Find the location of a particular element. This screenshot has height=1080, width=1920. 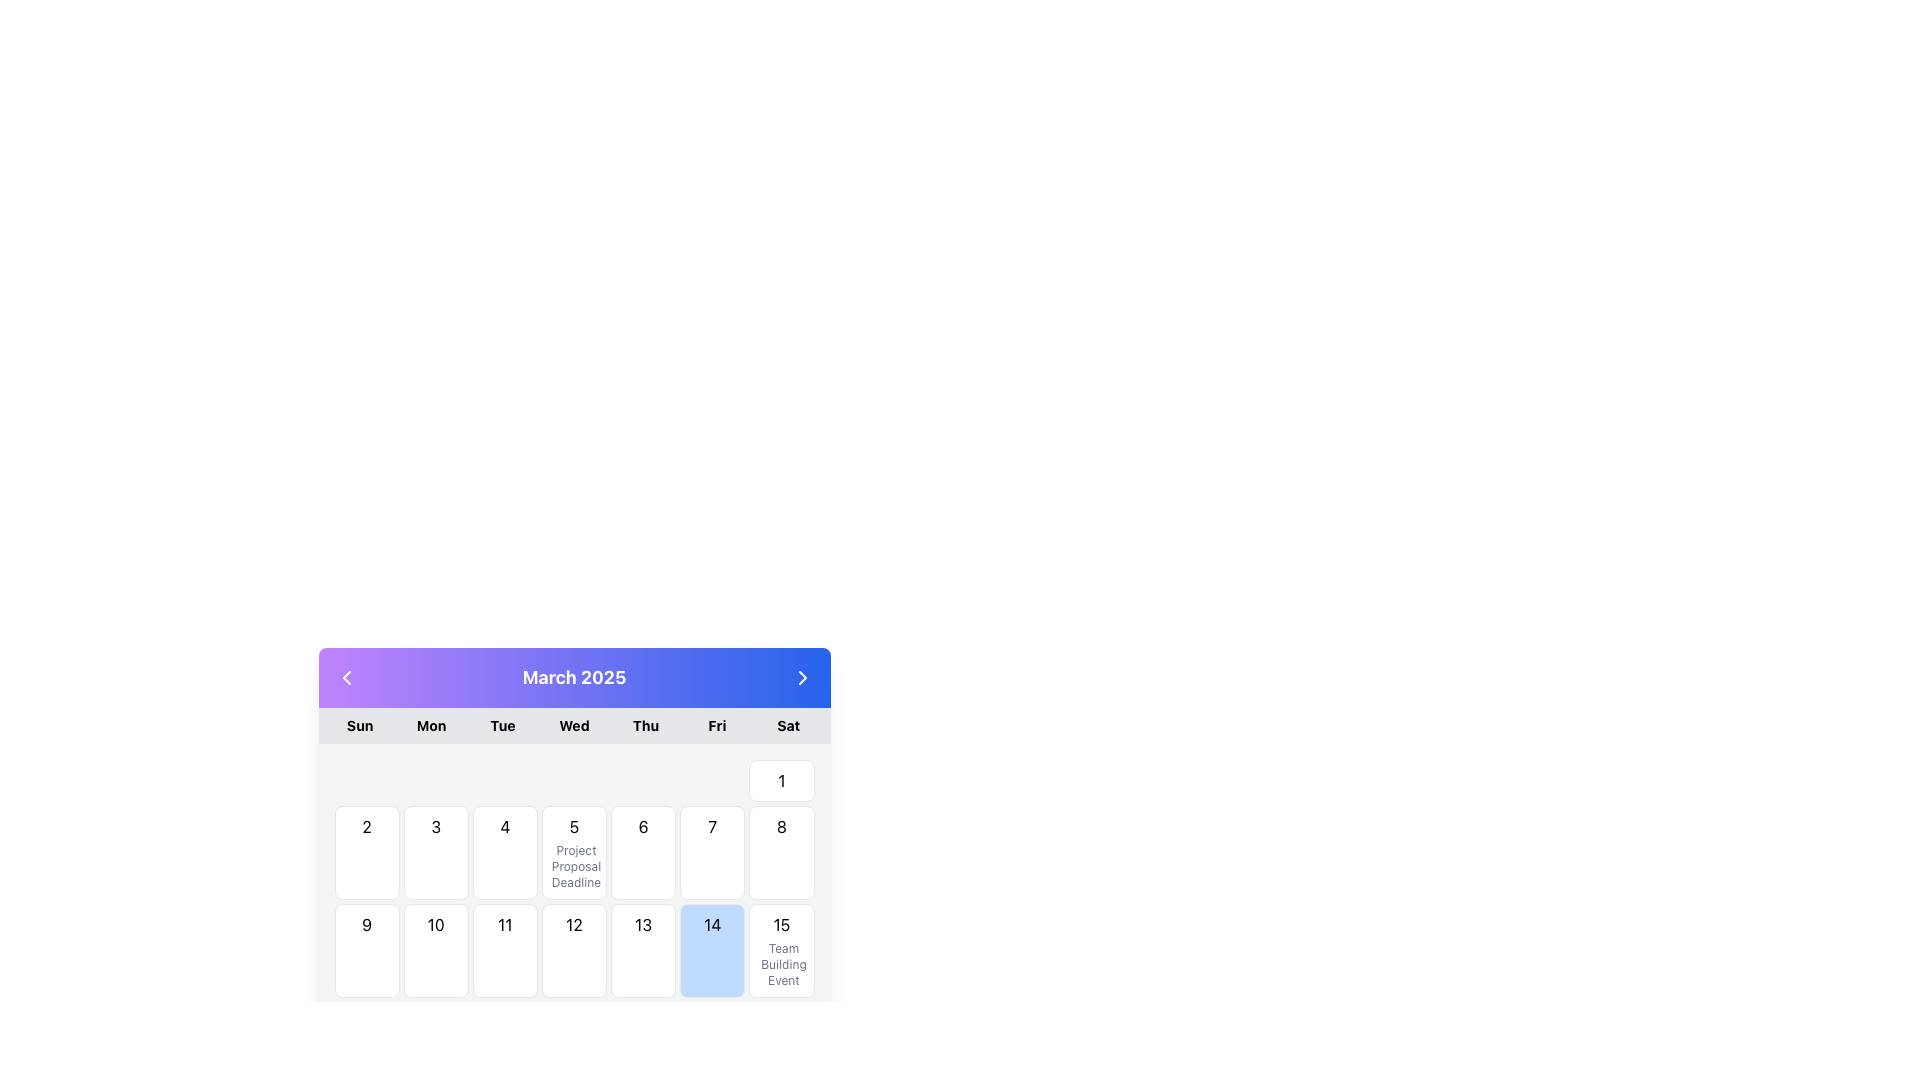

the leftmost button in the calendar header that navigates to the previous month is located at coordinates (346, 677).